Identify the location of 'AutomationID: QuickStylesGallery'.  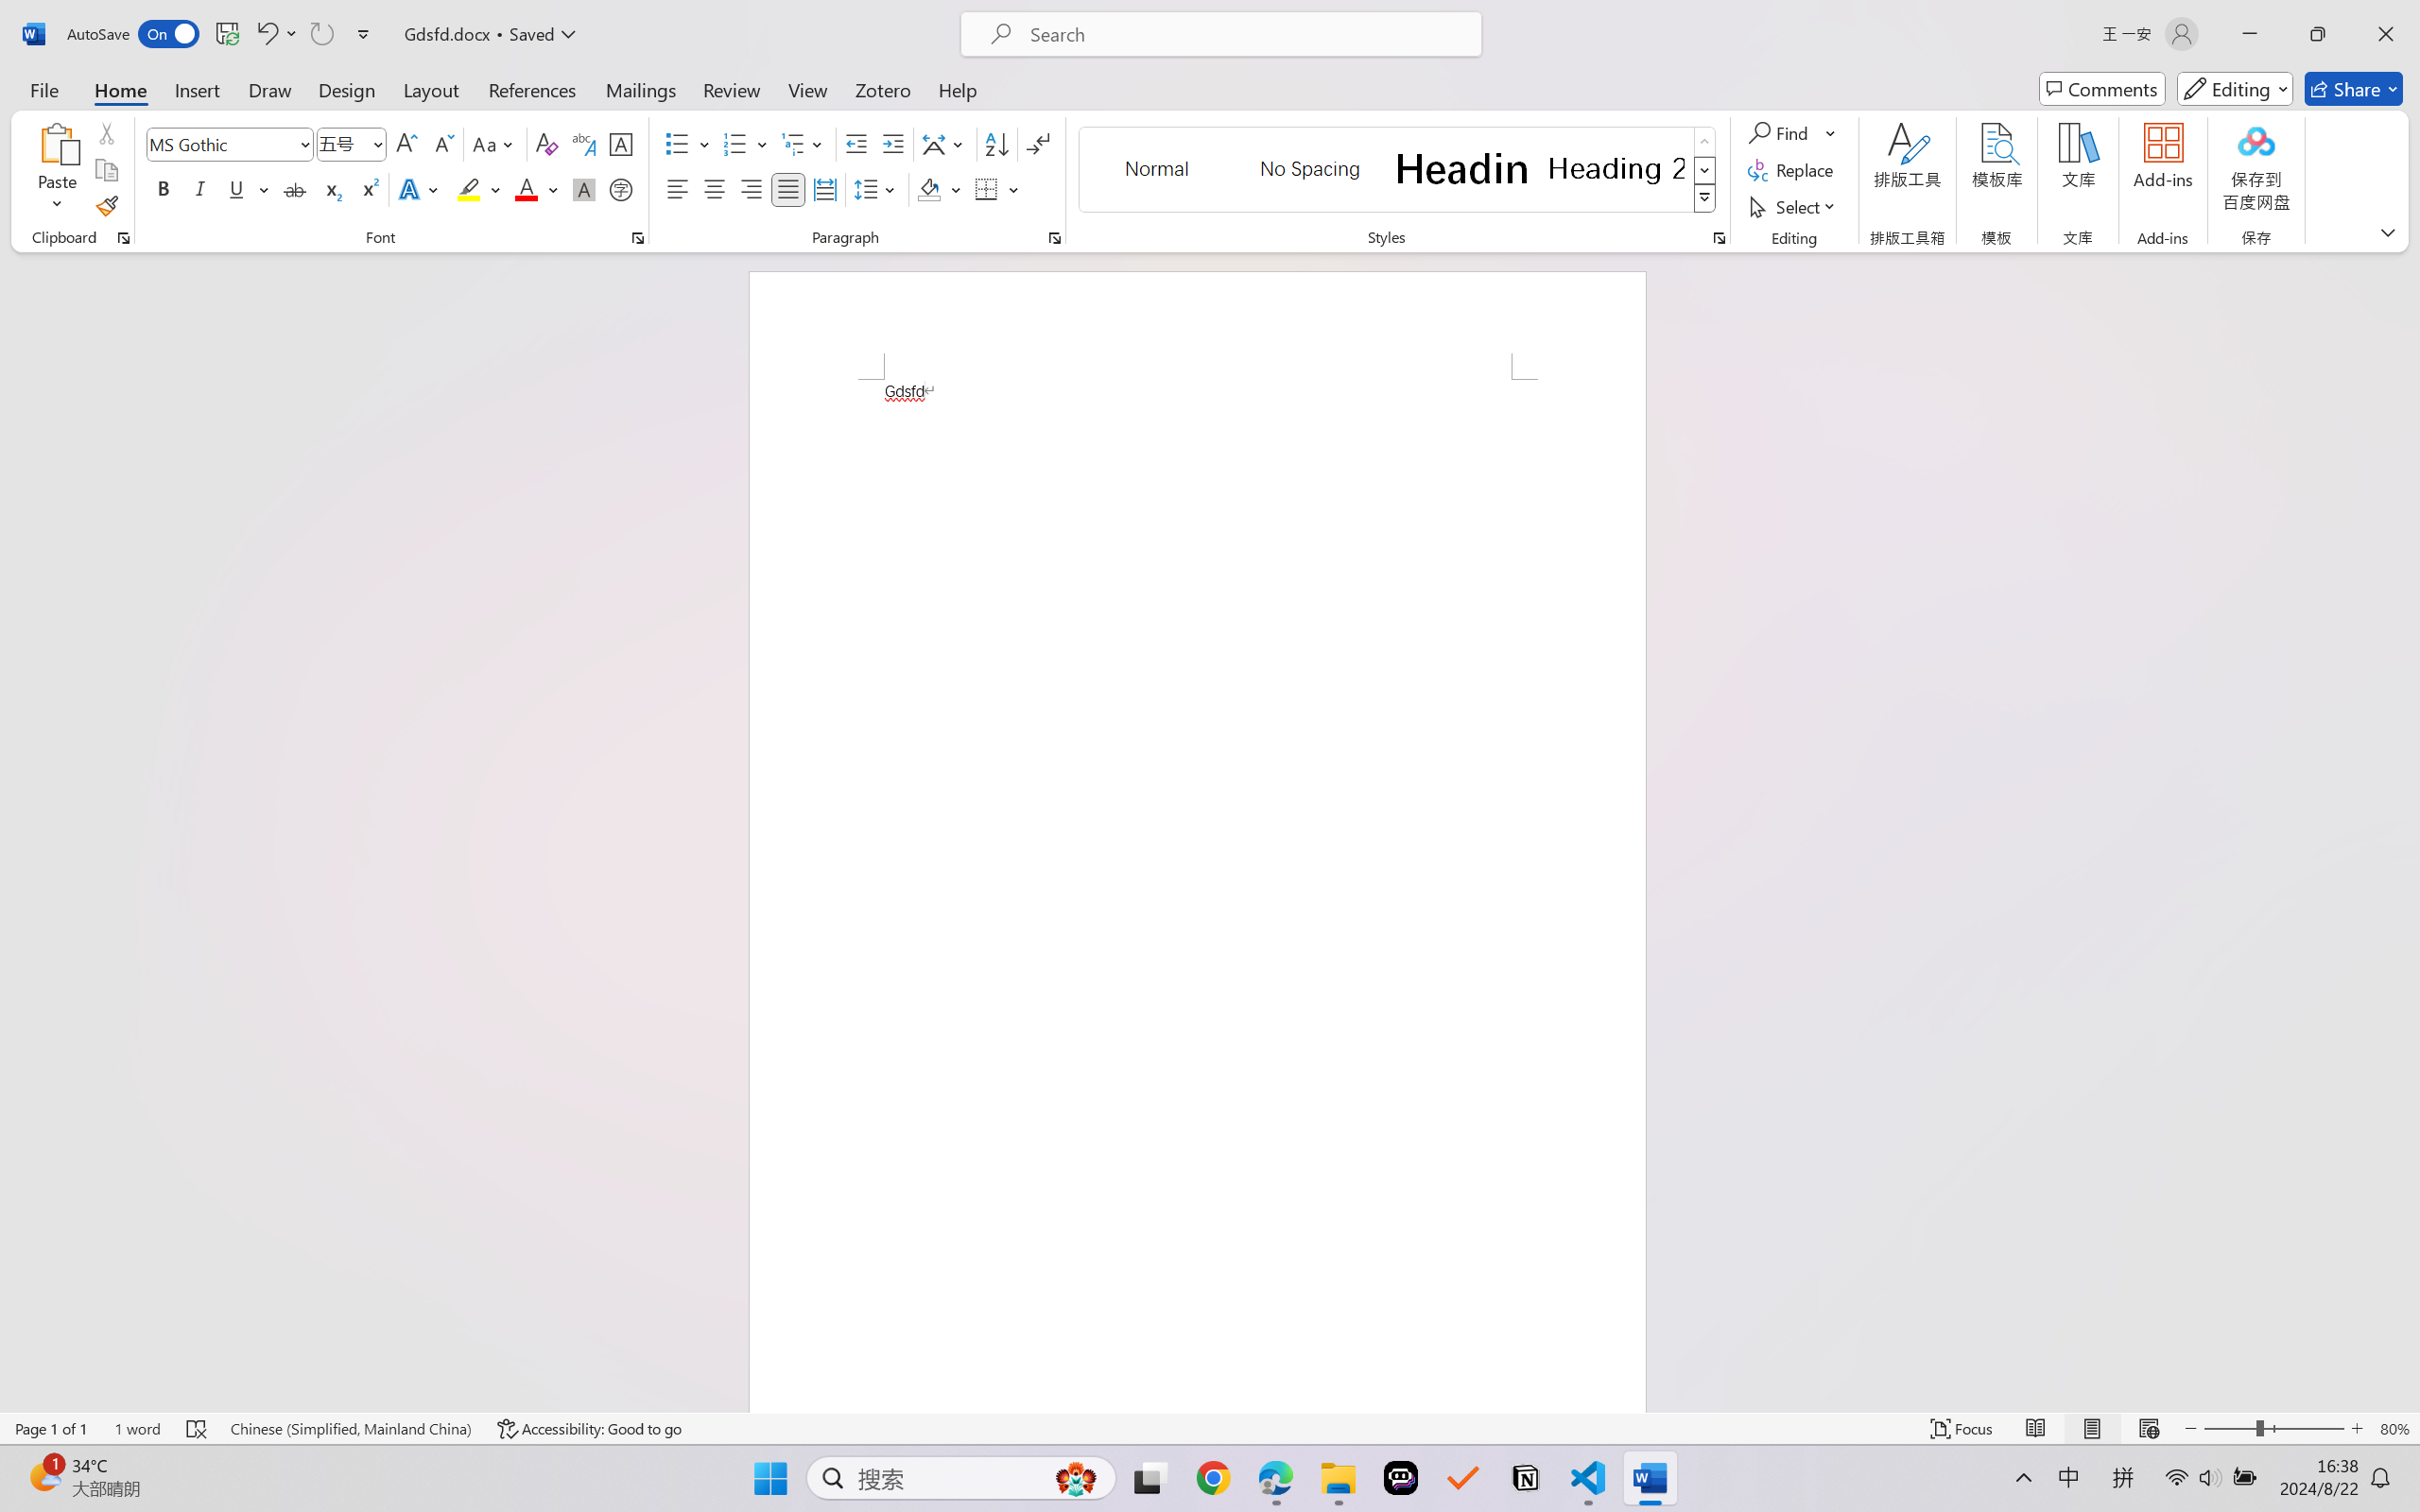
(1397, 170).